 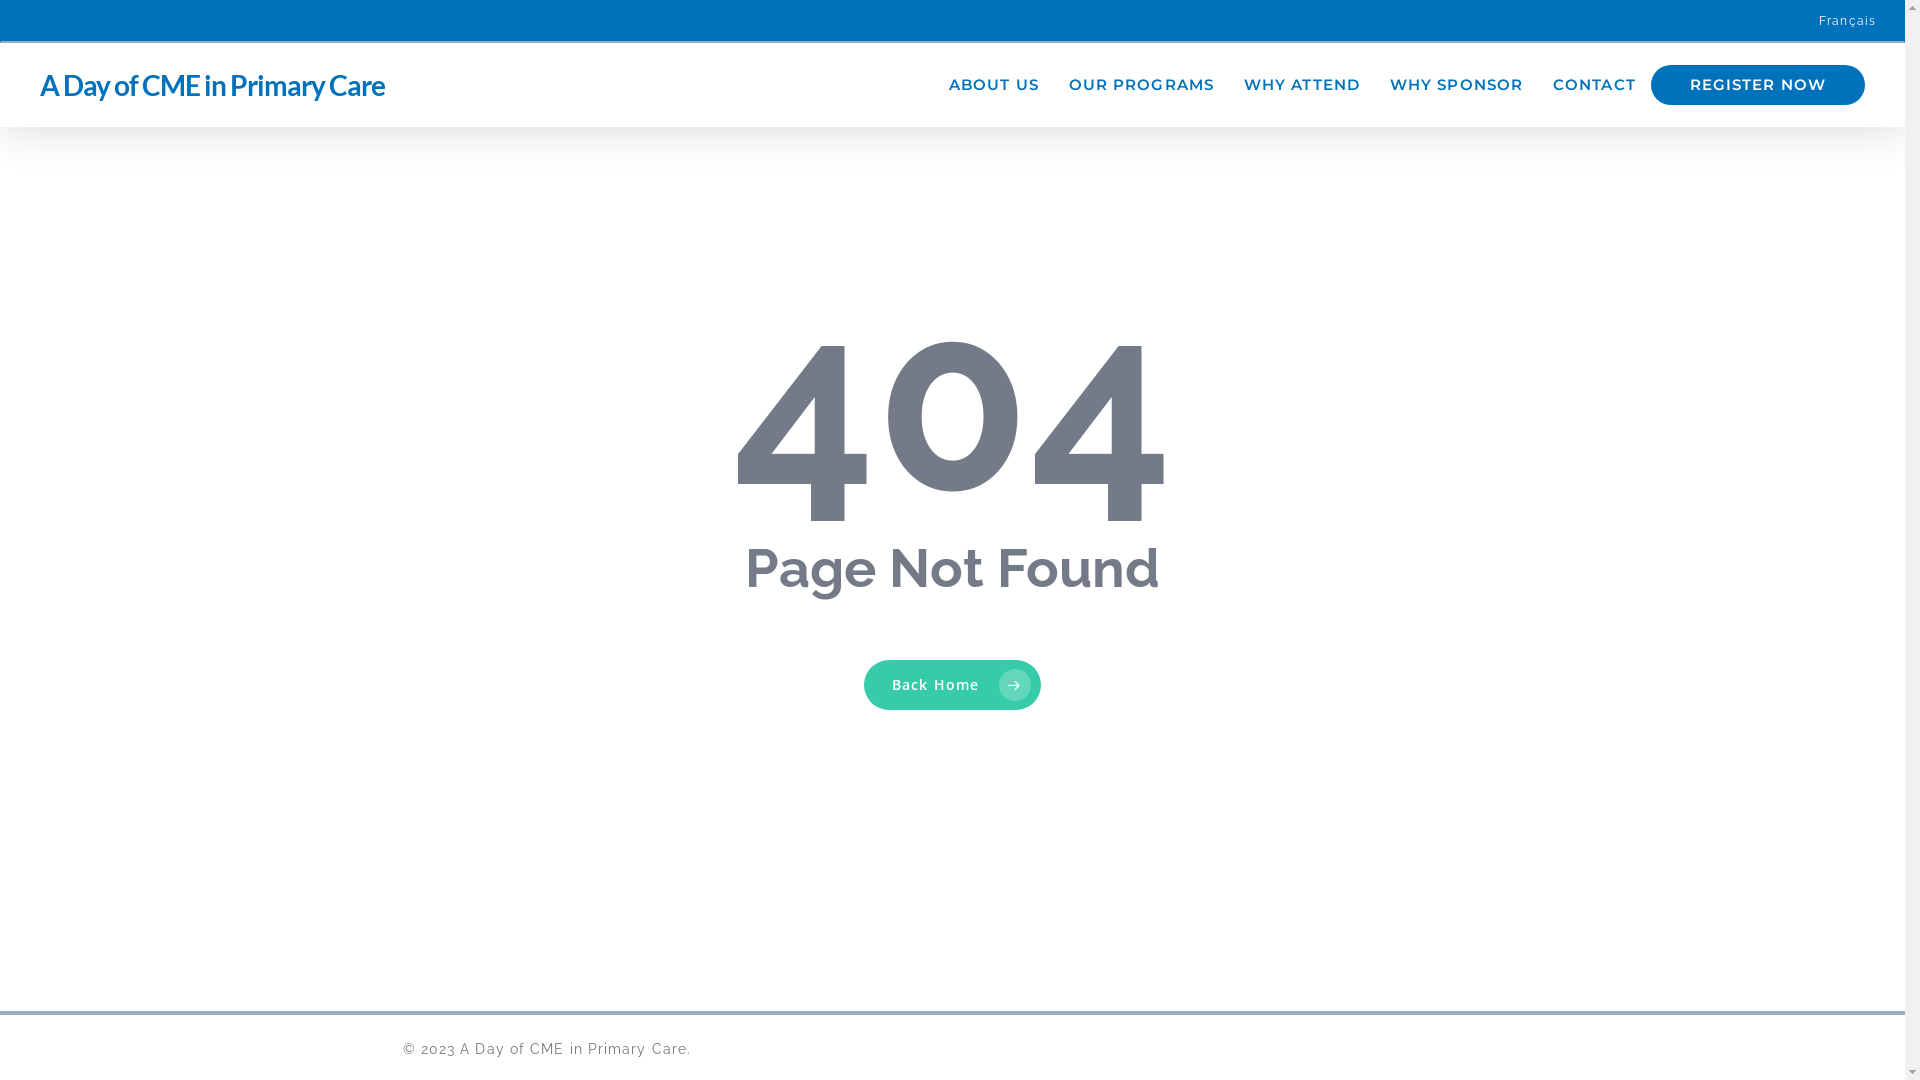 I want to click on 'WHY SPONSOR', so click(x=1456, y=83).